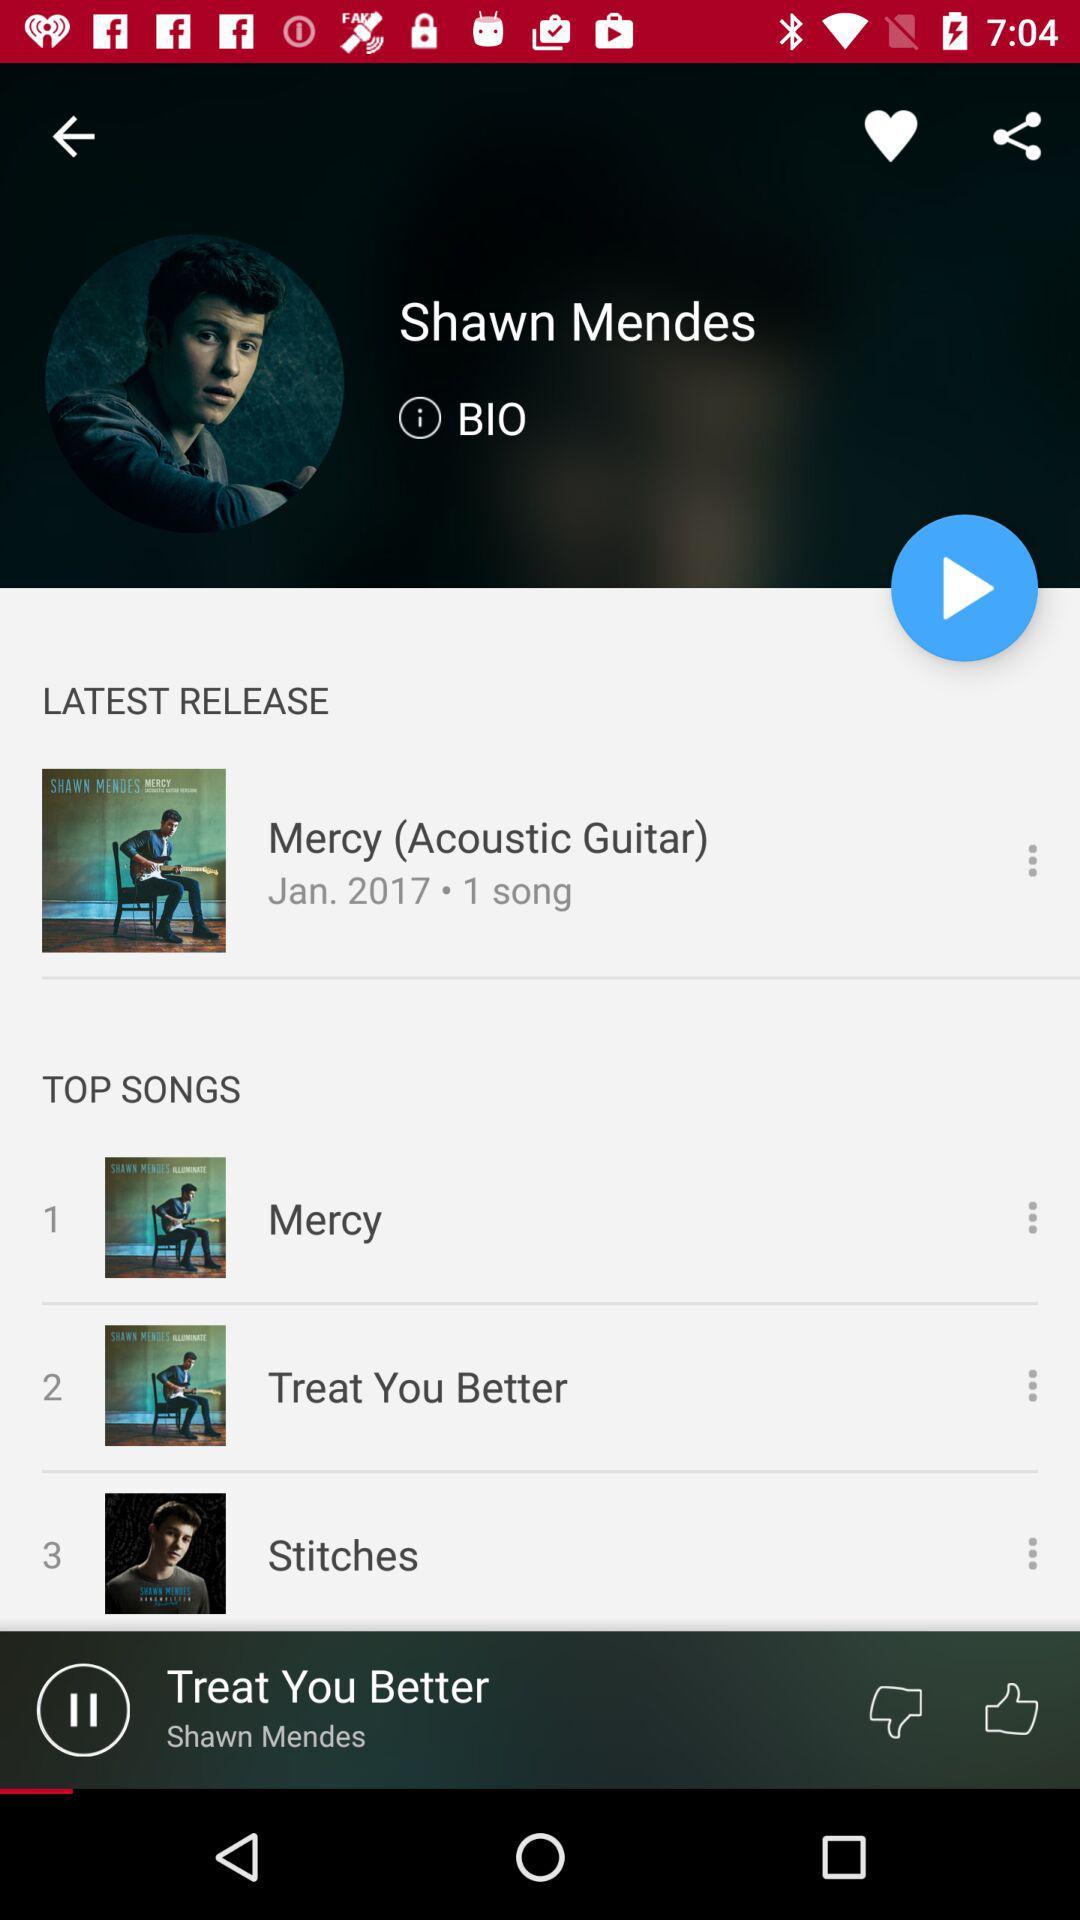 Image resolution: width=1080 pixels, height=1920 pixels. Describe the element at coordinates (1011, 1708) in the screenshot. I see `the thumbs_up icon` at that location.